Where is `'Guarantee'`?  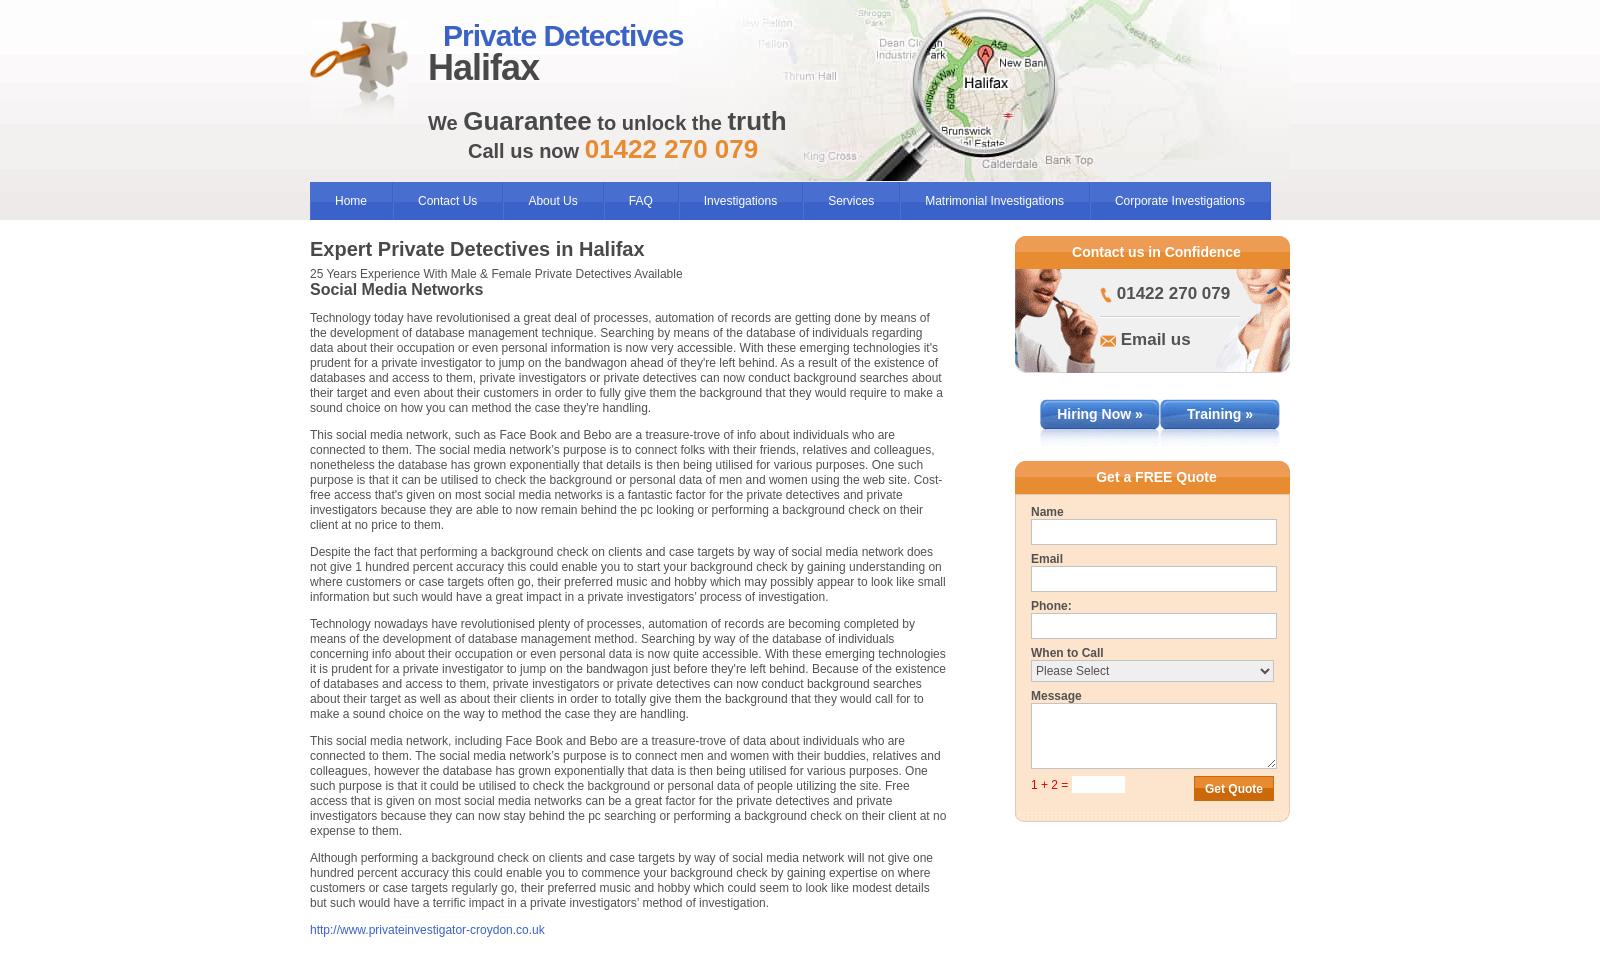 'Guarantee' is located at coordinates (526, 120).